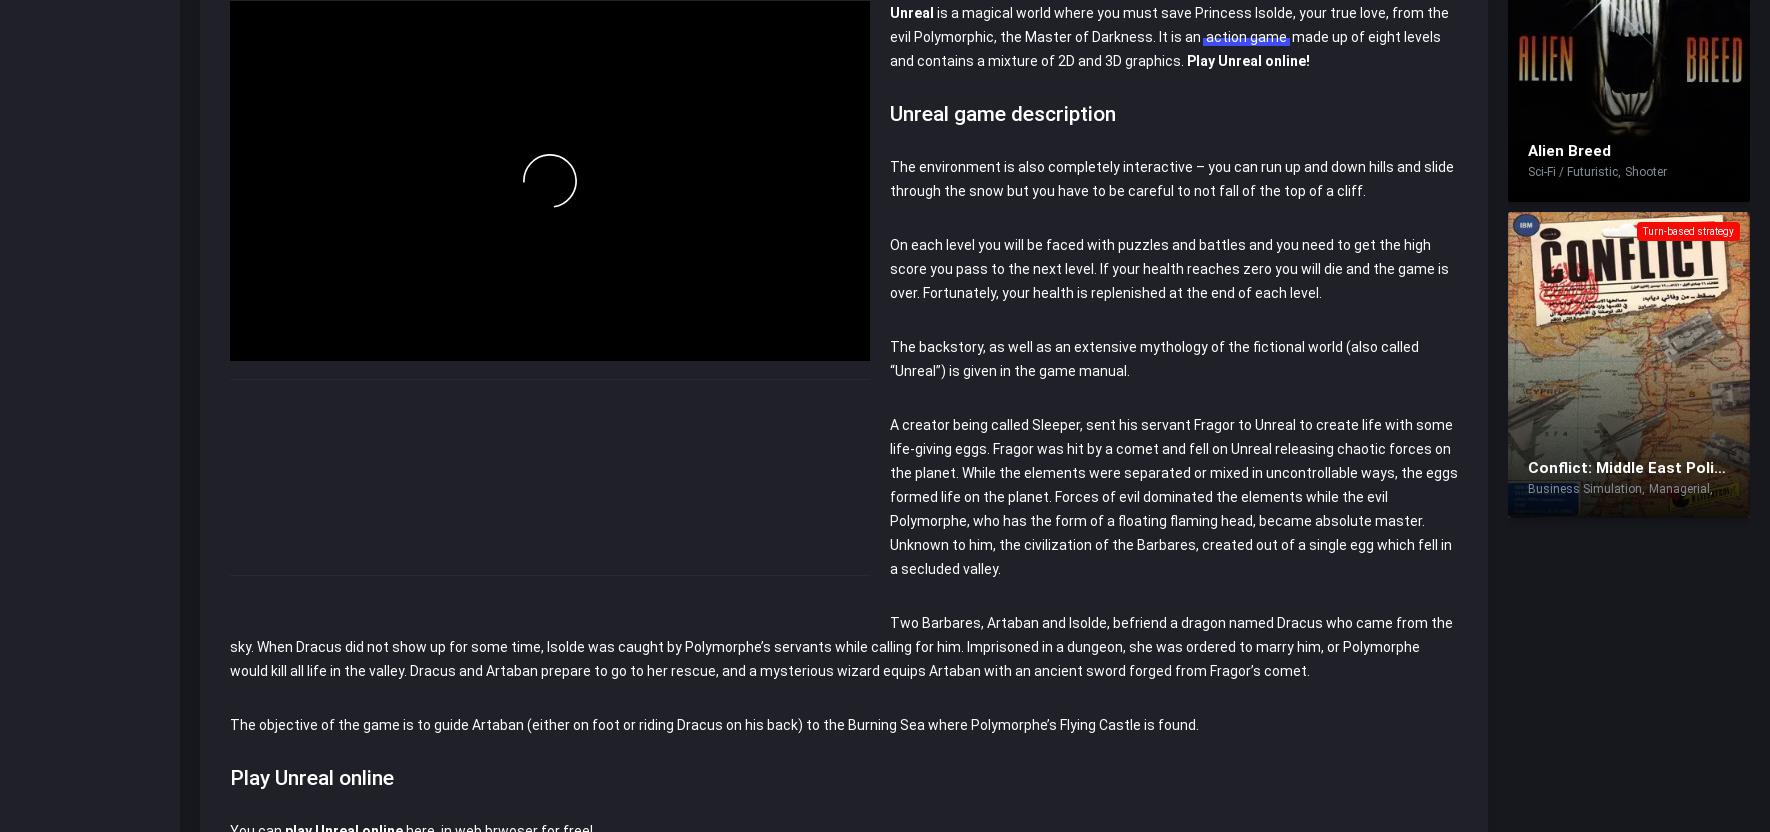 The height and width of the screenshot is (832, 1770). I want to click on '56.2M', so click(300, 58).